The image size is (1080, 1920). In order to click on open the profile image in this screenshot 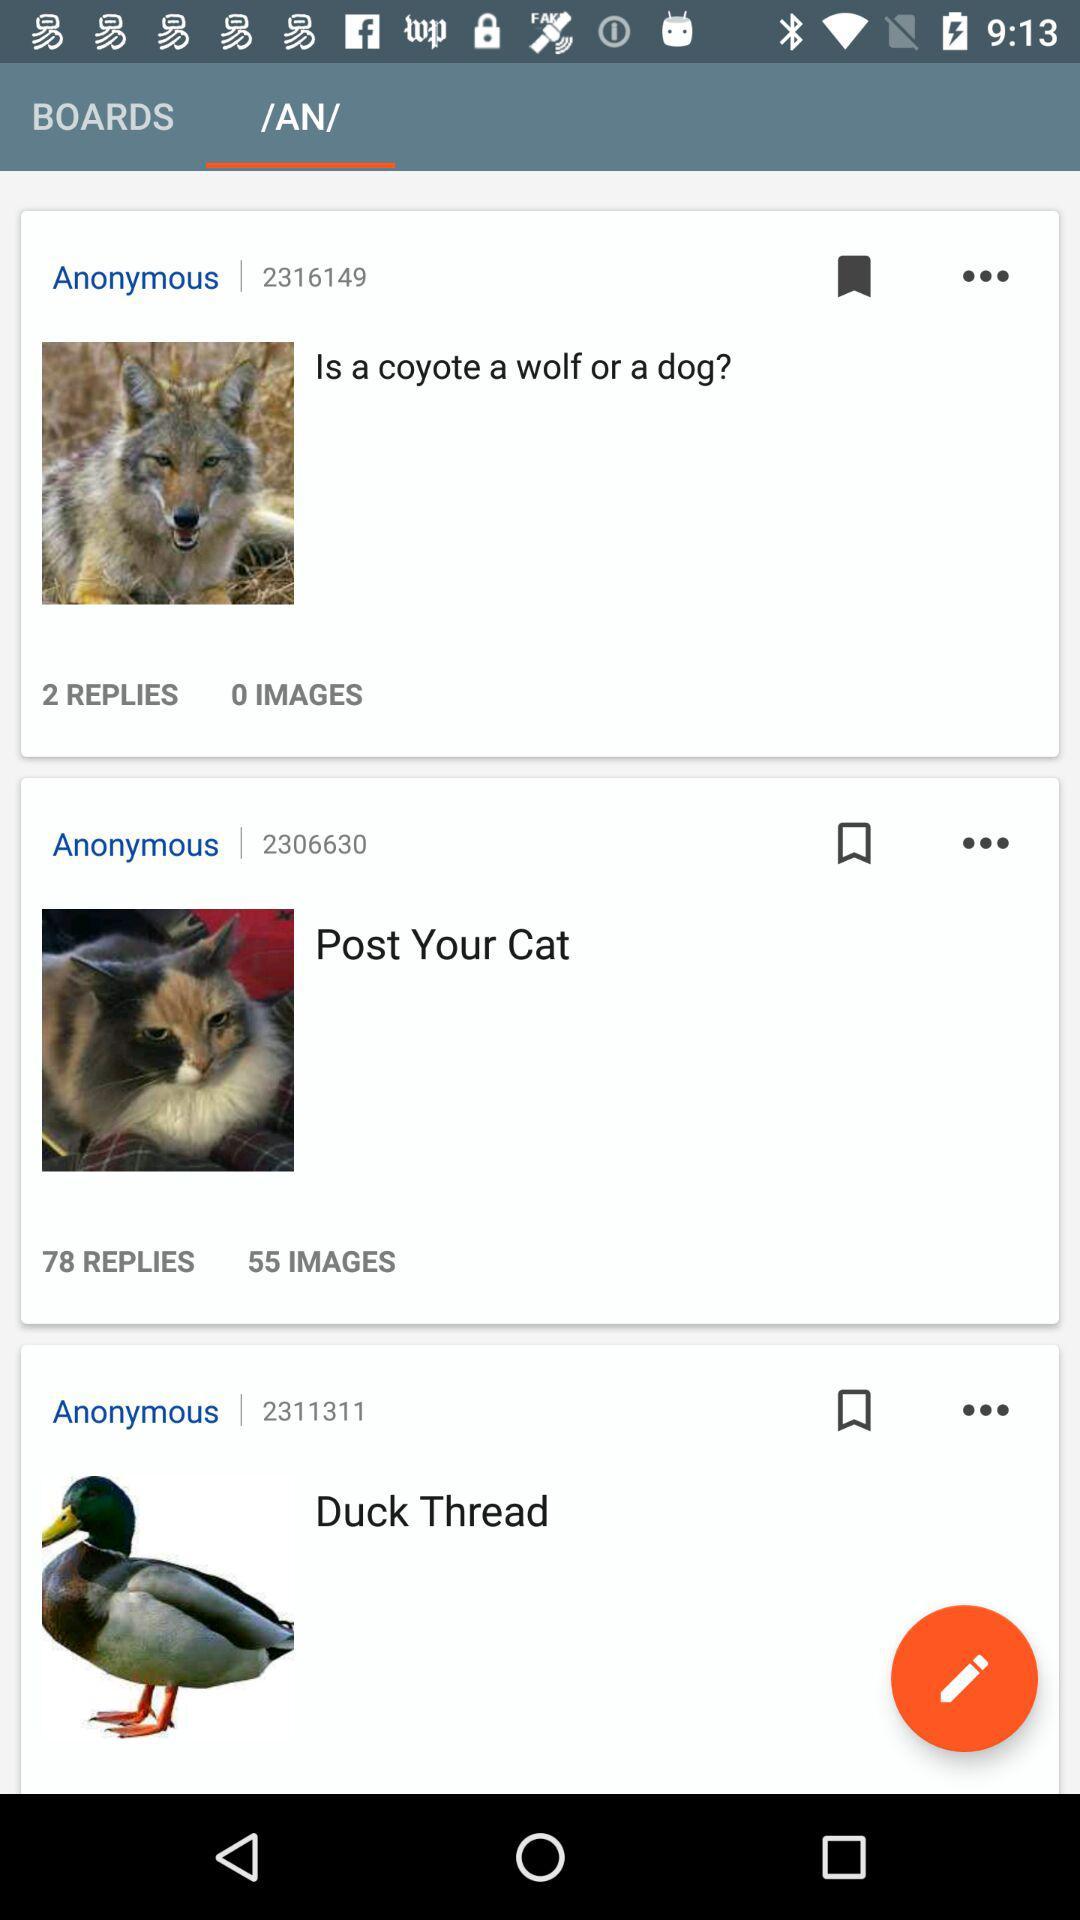, I will do `click(161, 1040)`.